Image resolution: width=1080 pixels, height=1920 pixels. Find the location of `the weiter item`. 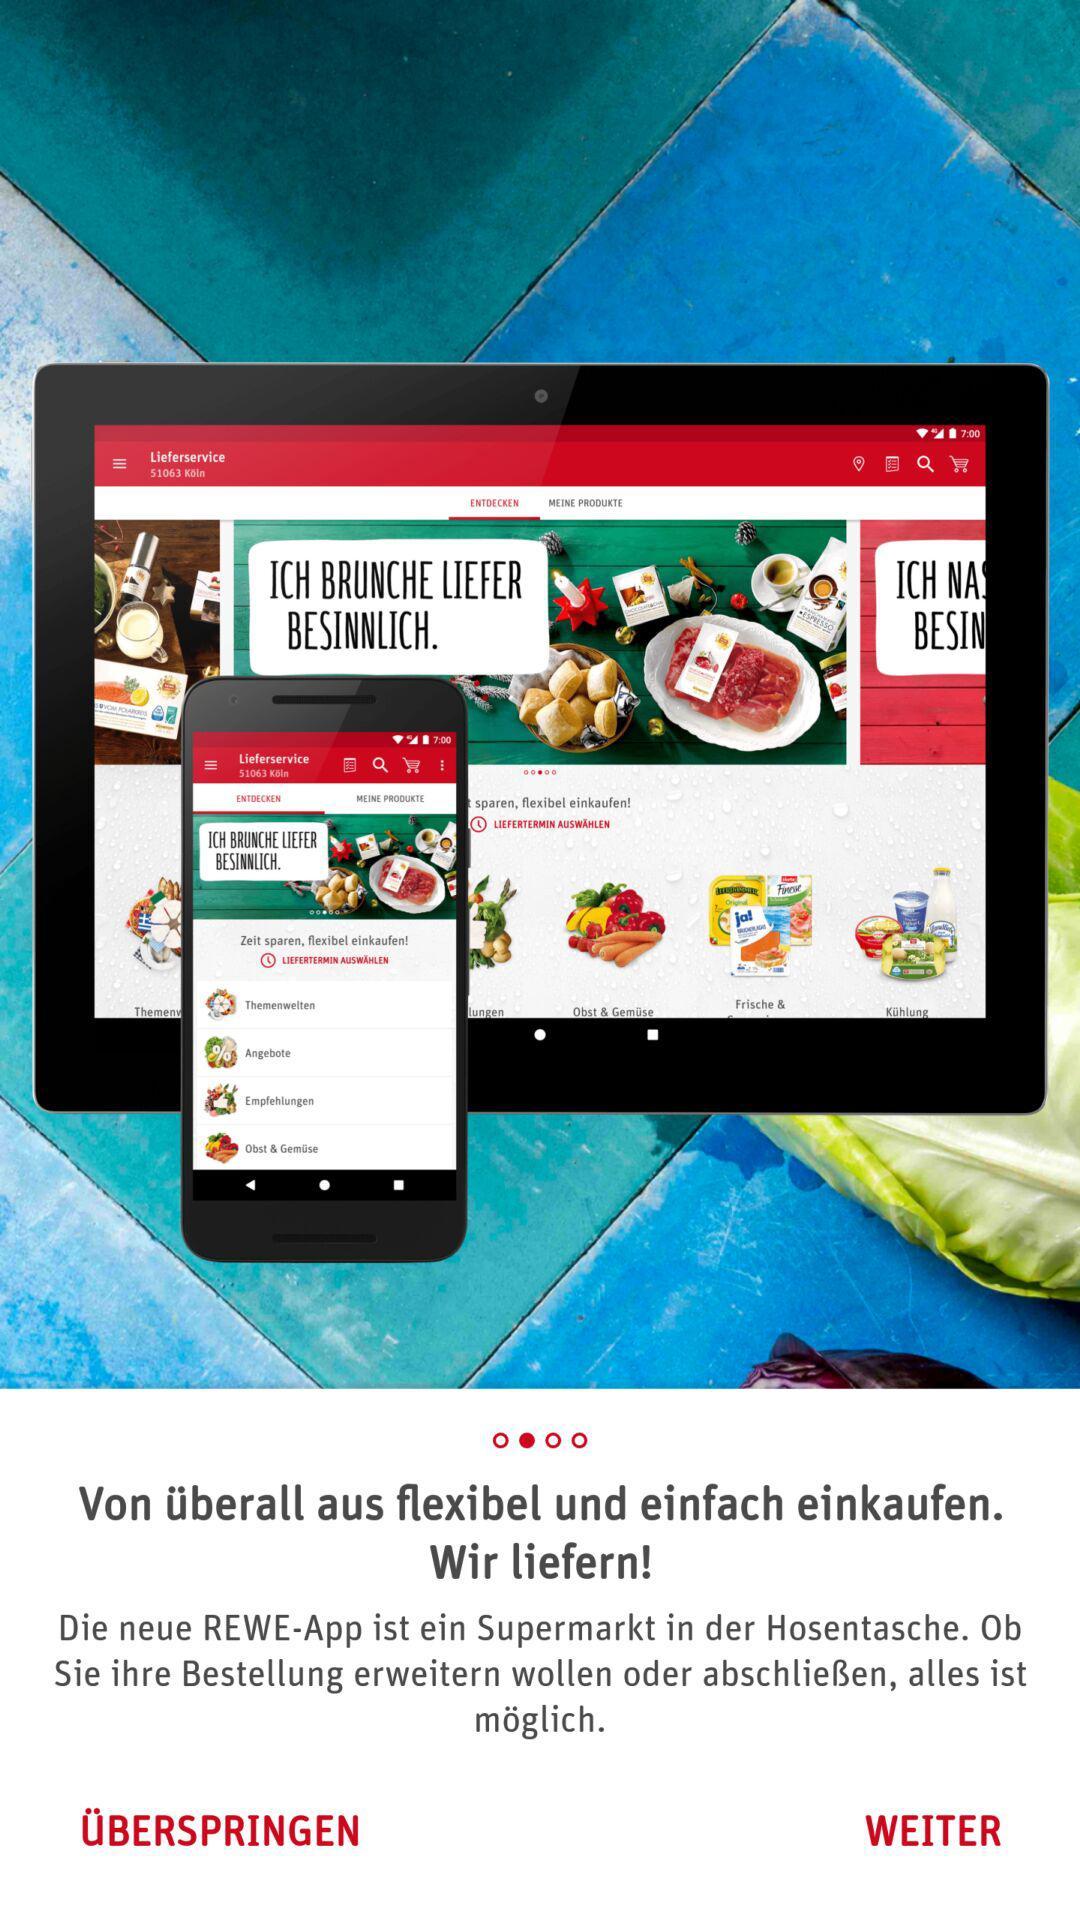

the weiter item is located at coordinates (932, 1830).